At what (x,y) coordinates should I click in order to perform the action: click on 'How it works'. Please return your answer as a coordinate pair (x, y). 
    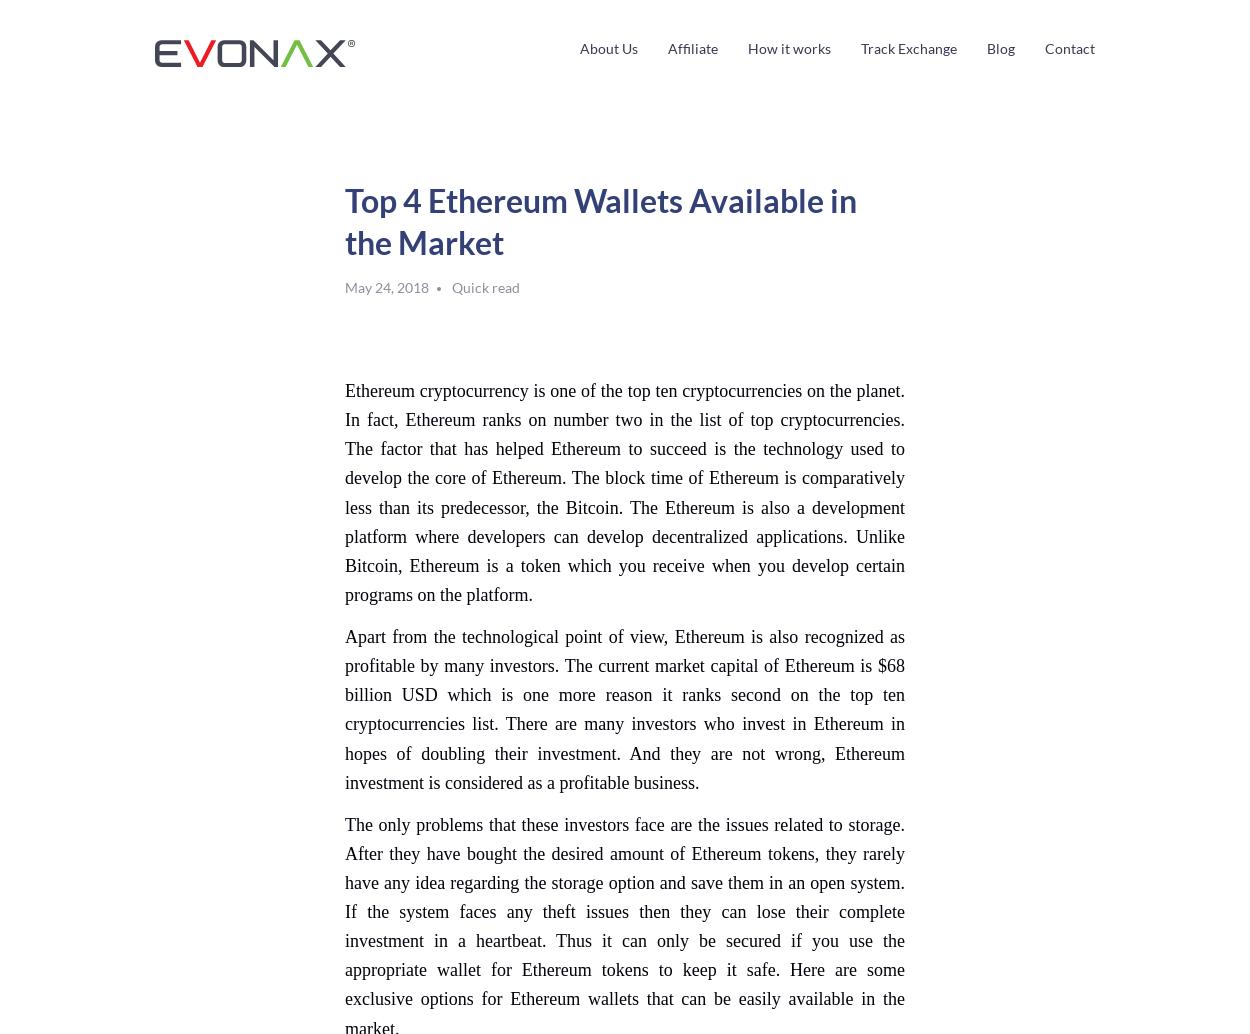
    Looking at the image, I should click on (746, 48).